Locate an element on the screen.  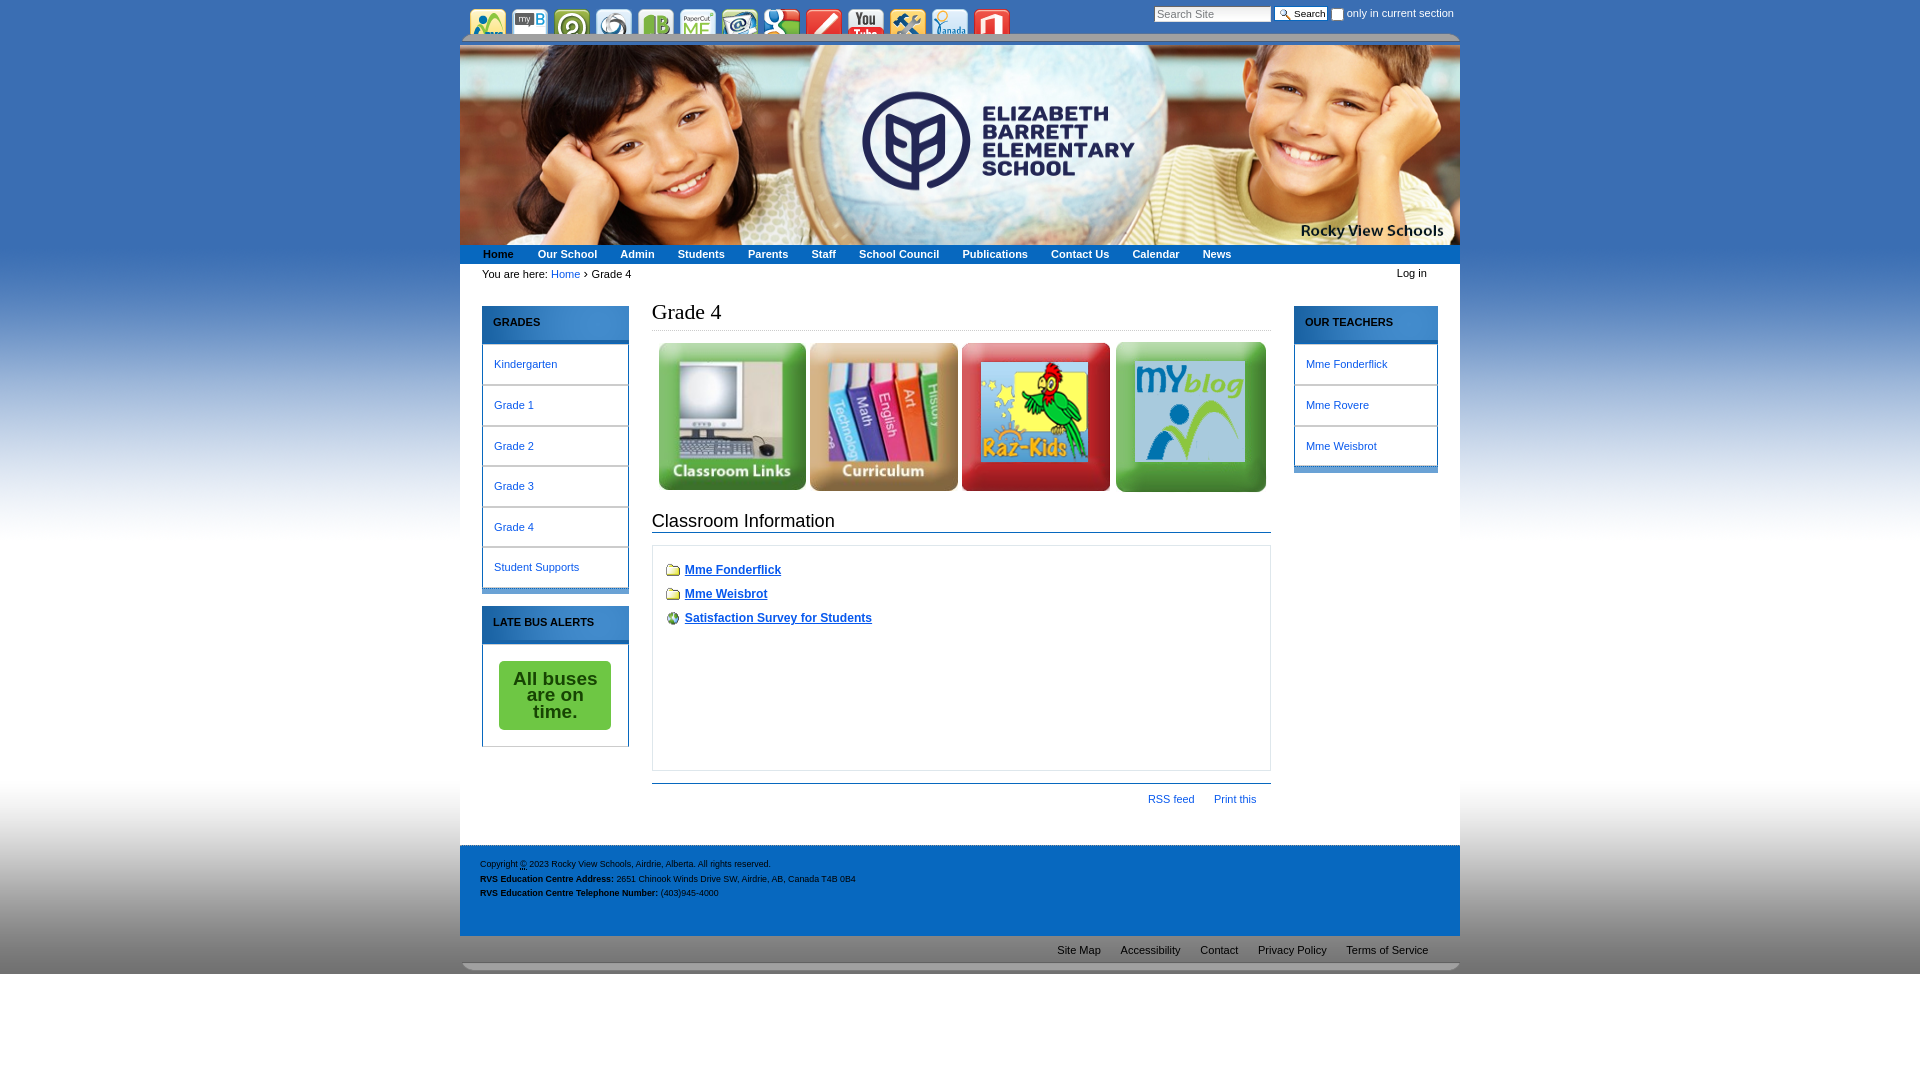
'Bibliovation' is located at coordinates (637, 26).